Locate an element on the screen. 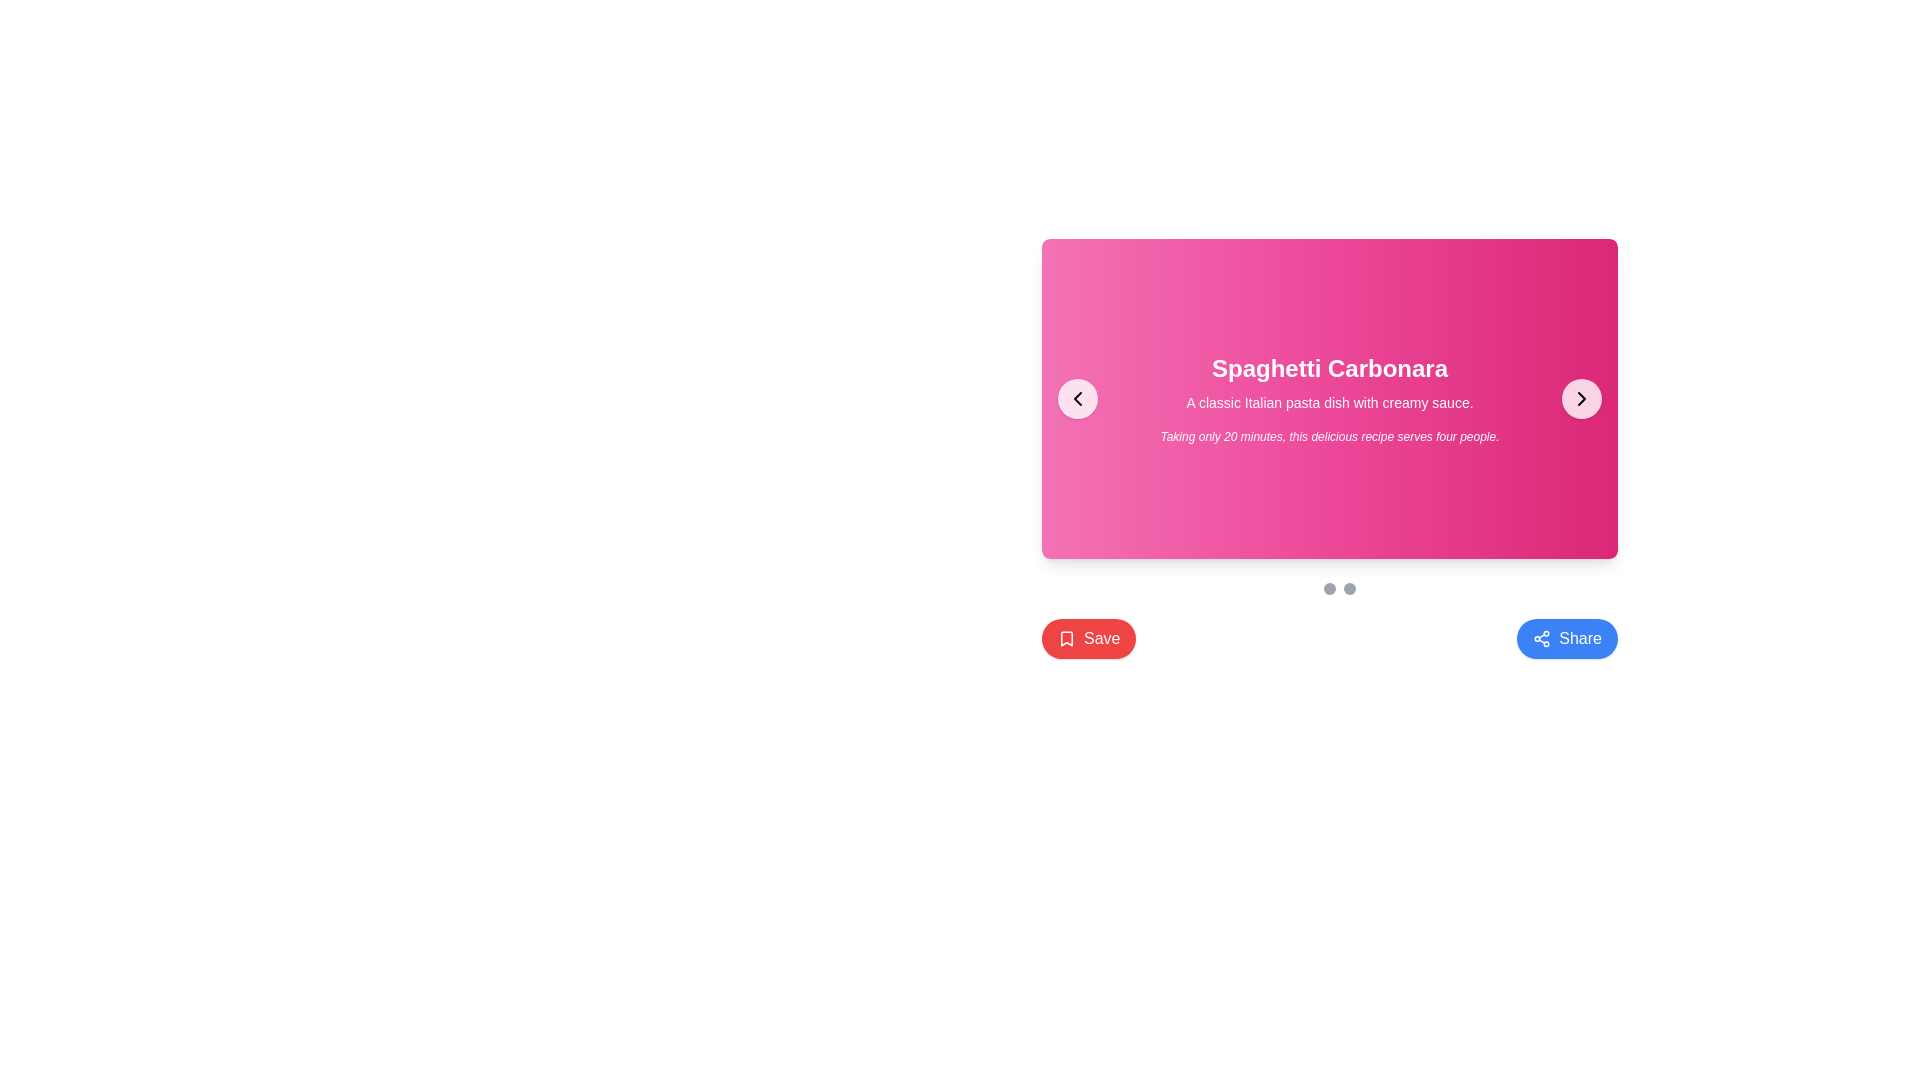 The image size is (1920, 1080). the left-facing chevron icon inside the round button is located at coordinates (1077, 398).